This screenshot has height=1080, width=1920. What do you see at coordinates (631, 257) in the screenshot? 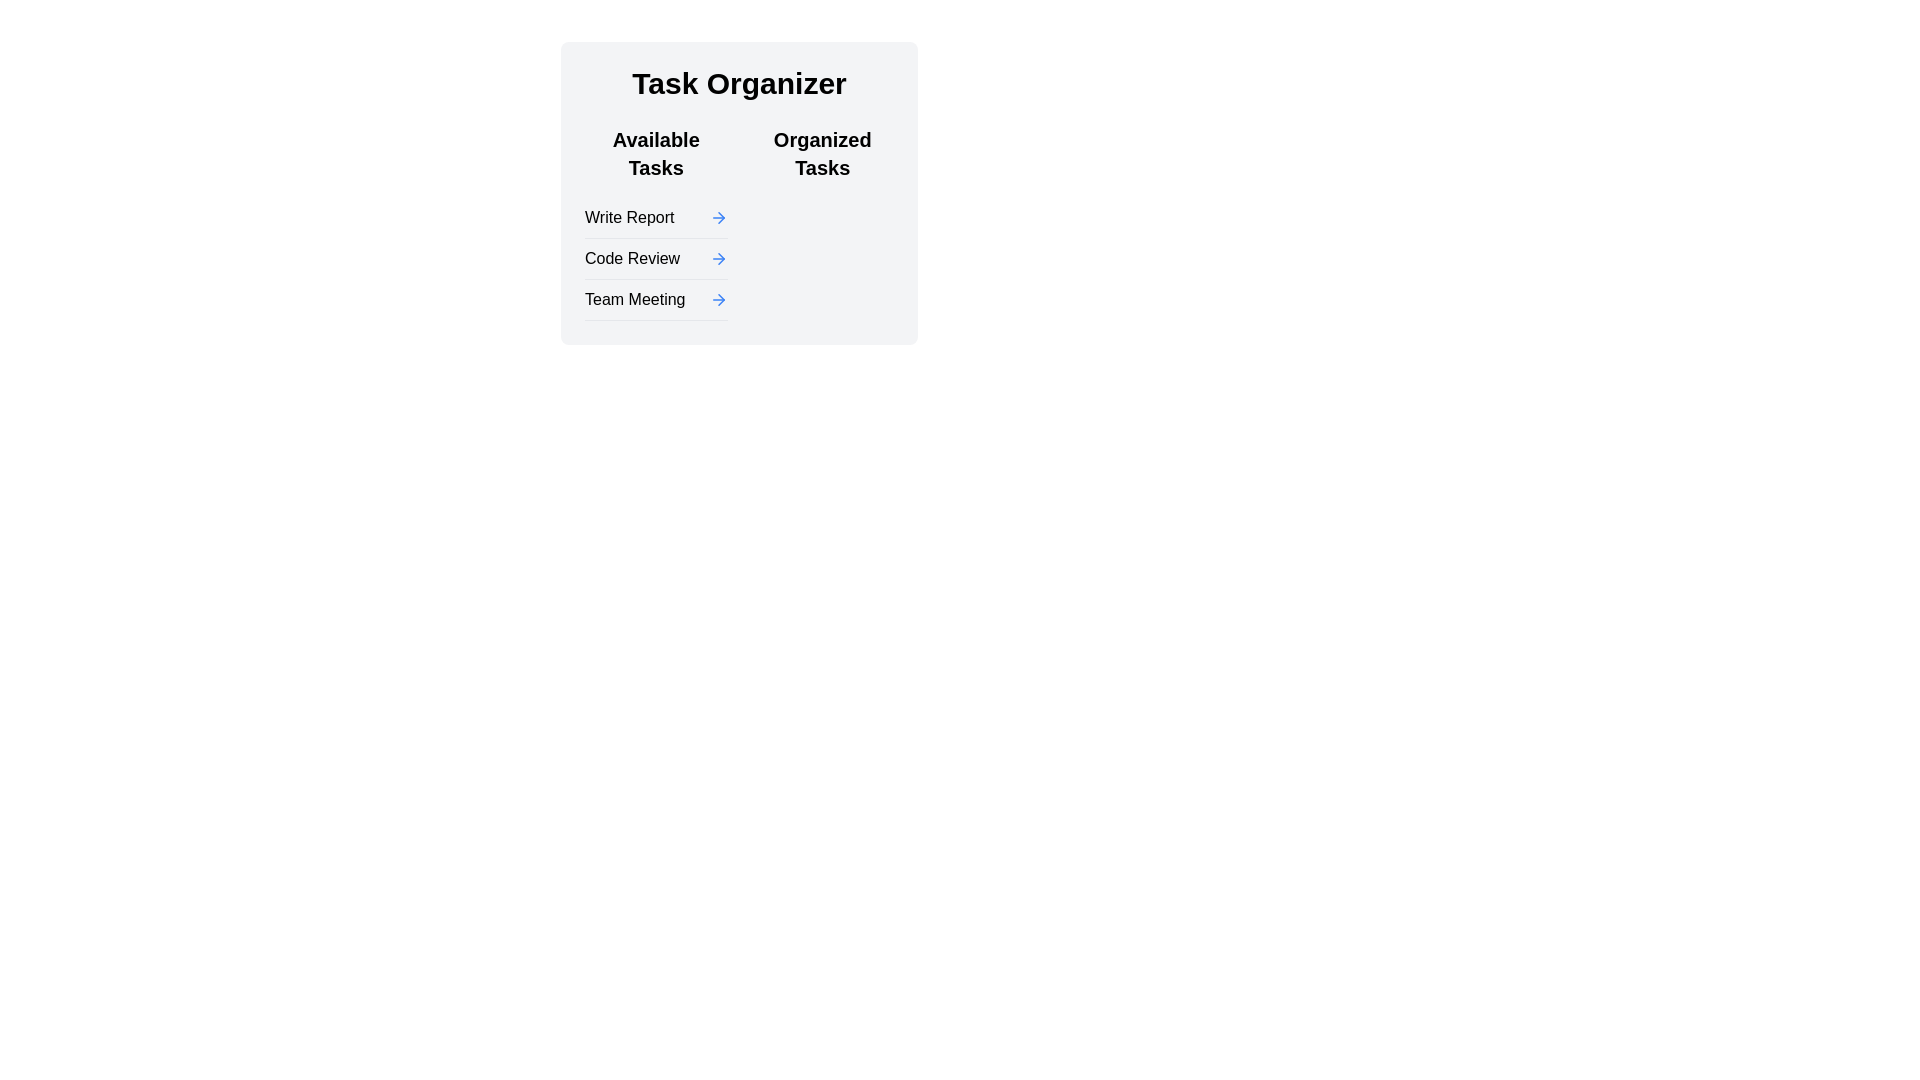
I see `the 'Code Review' text label, which is the second item in the list under 'Available Tasks', positioned between 'Write Report' and 'Team Meeting'` at bounding box center [631, 257].